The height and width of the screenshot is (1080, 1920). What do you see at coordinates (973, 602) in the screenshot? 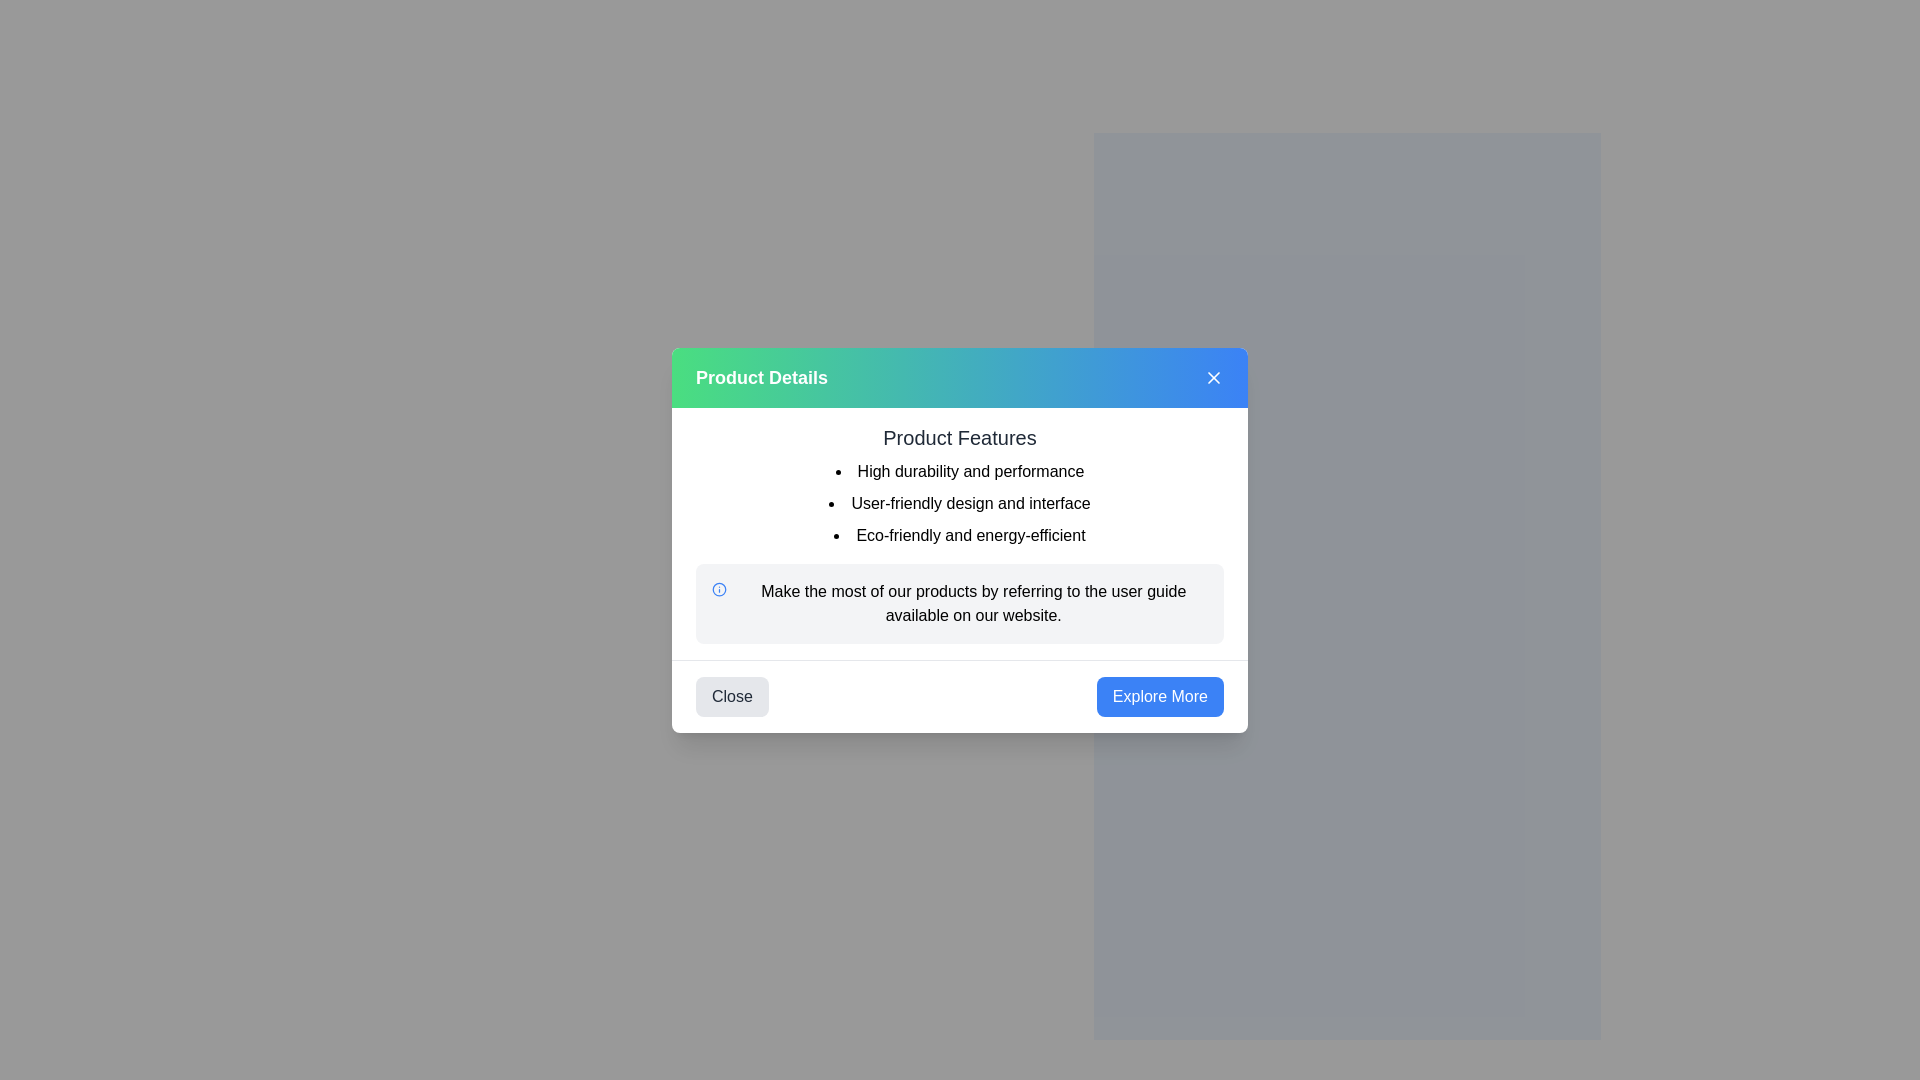
I see `the text block that contains the phrase 'Make the most of our products by referring to the user guide available on our website.' within the modal dialog under 'Product Features'` at bounding box center [973, 602].